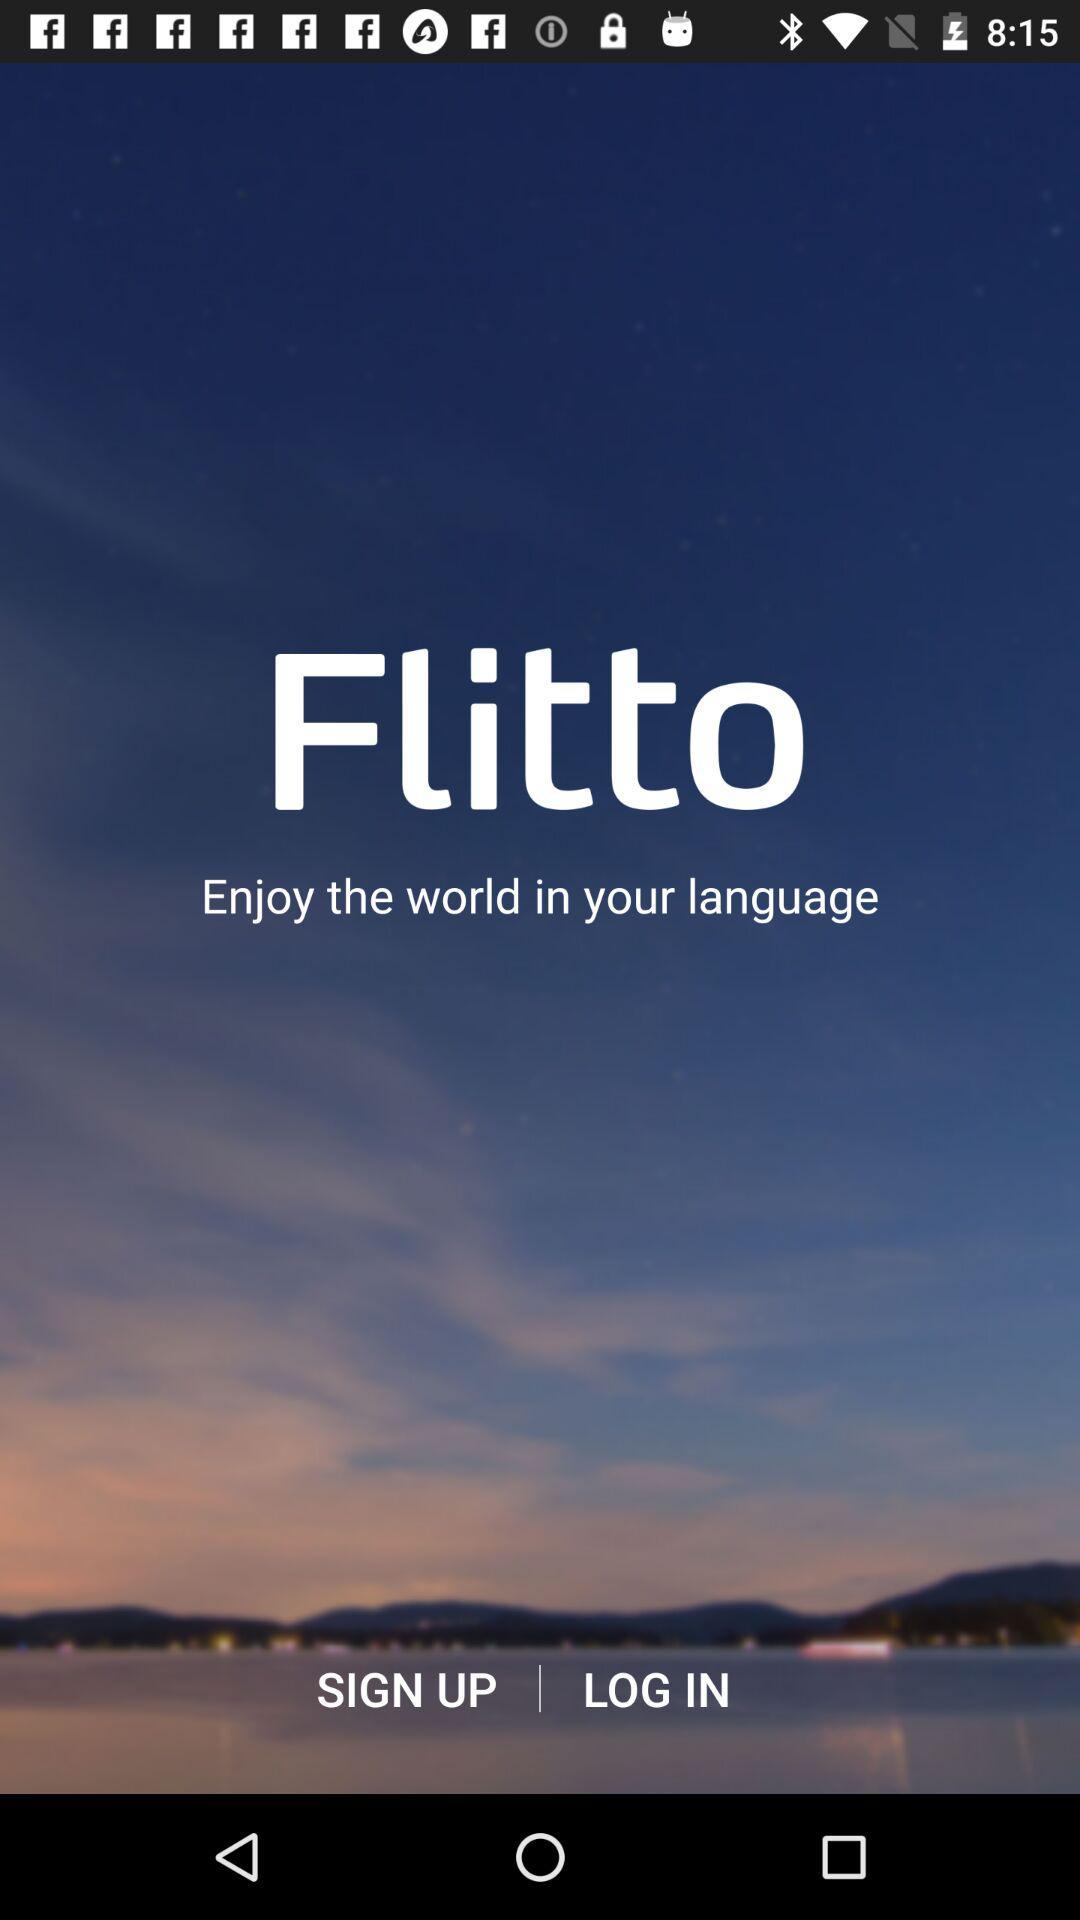  What do you see at coordinates (656, 1688) in the screenshot?
I see `item below enjoy the world icon` at bounding box center [656, 1688].